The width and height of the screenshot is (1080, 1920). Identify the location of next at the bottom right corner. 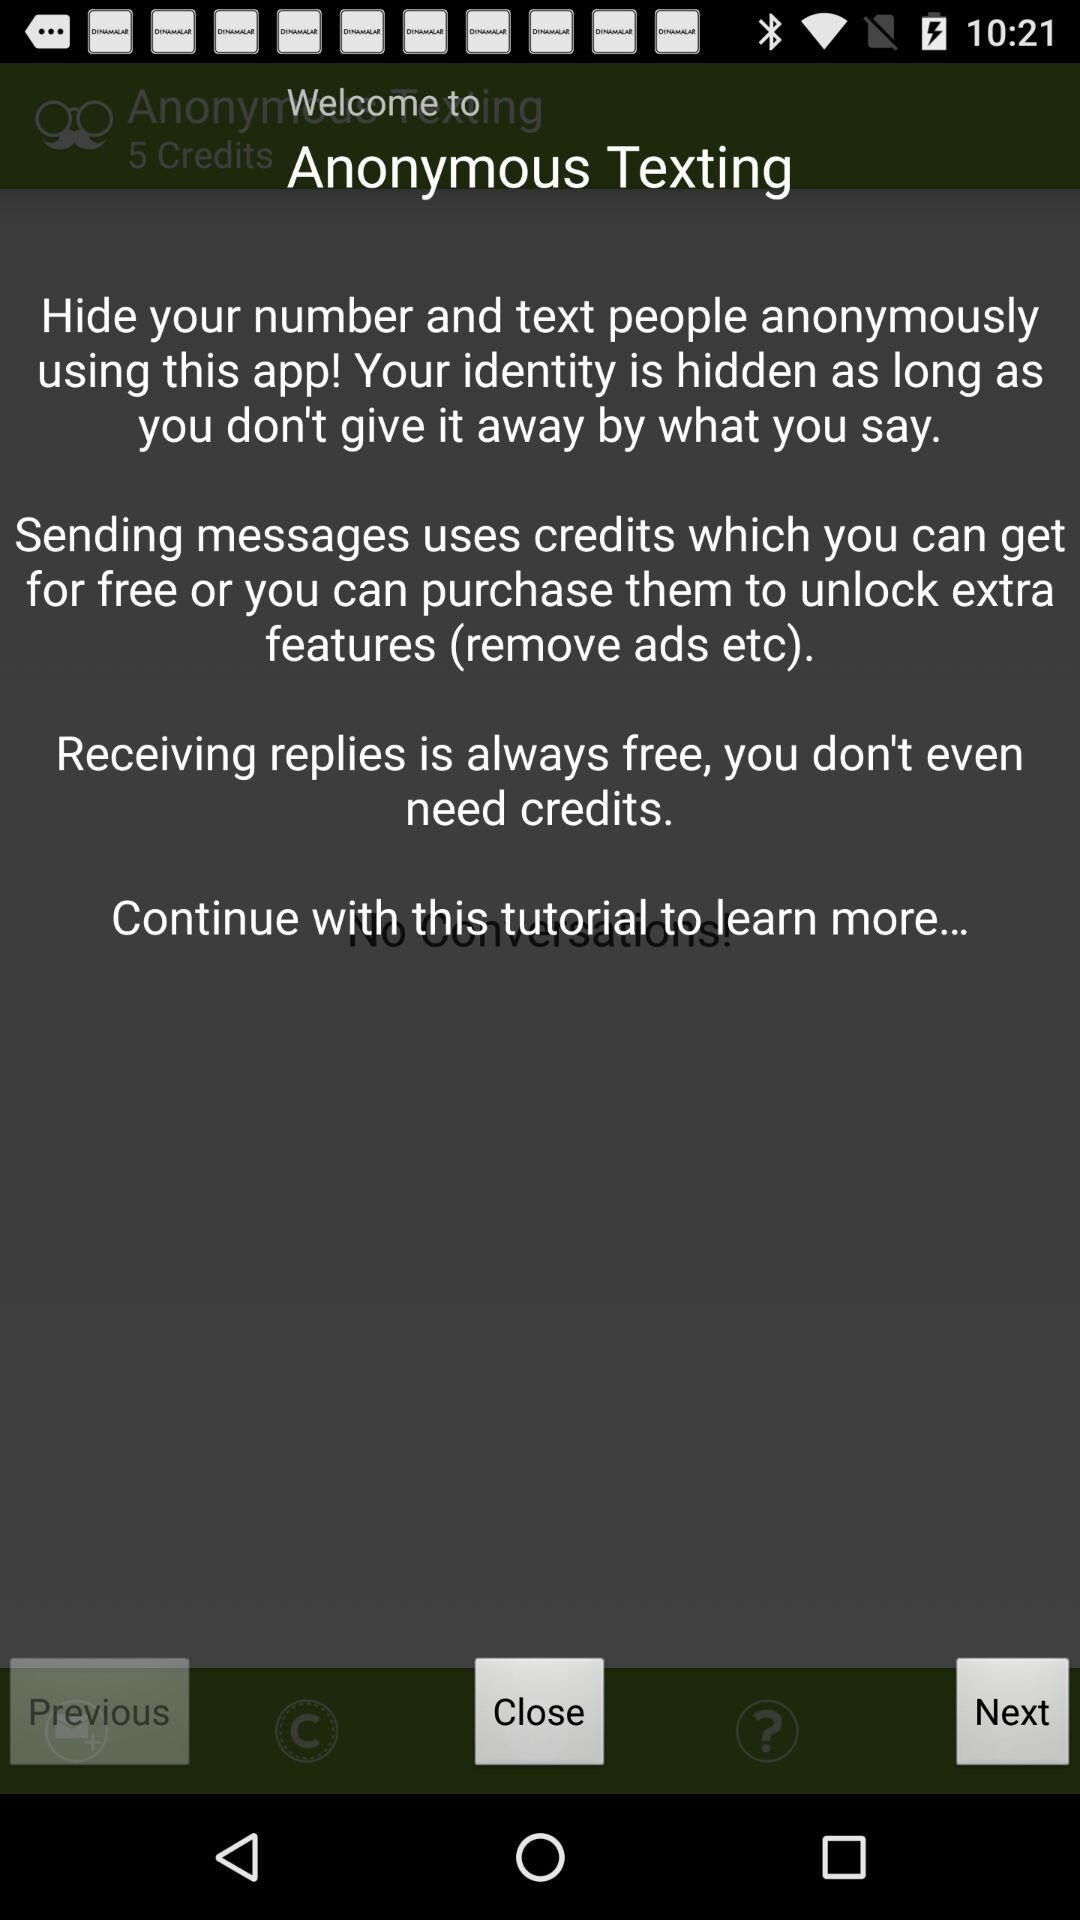
(1013, 1716).